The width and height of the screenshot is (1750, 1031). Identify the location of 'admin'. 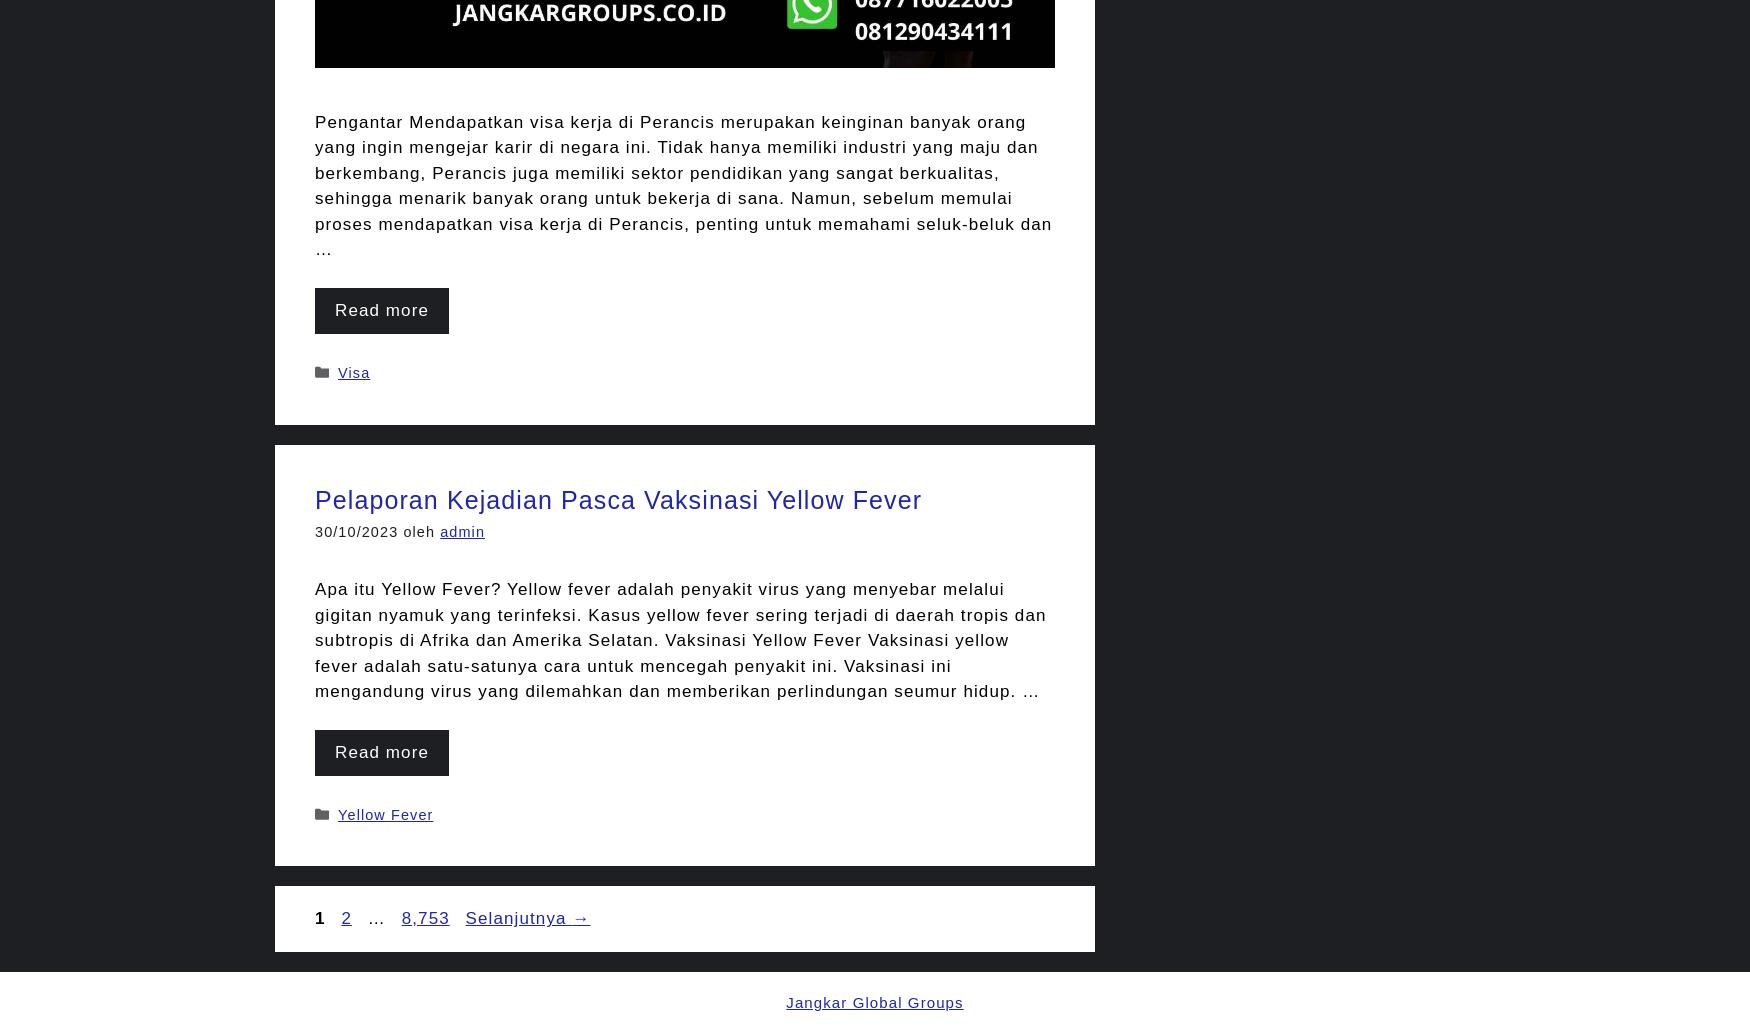
(439, 529).